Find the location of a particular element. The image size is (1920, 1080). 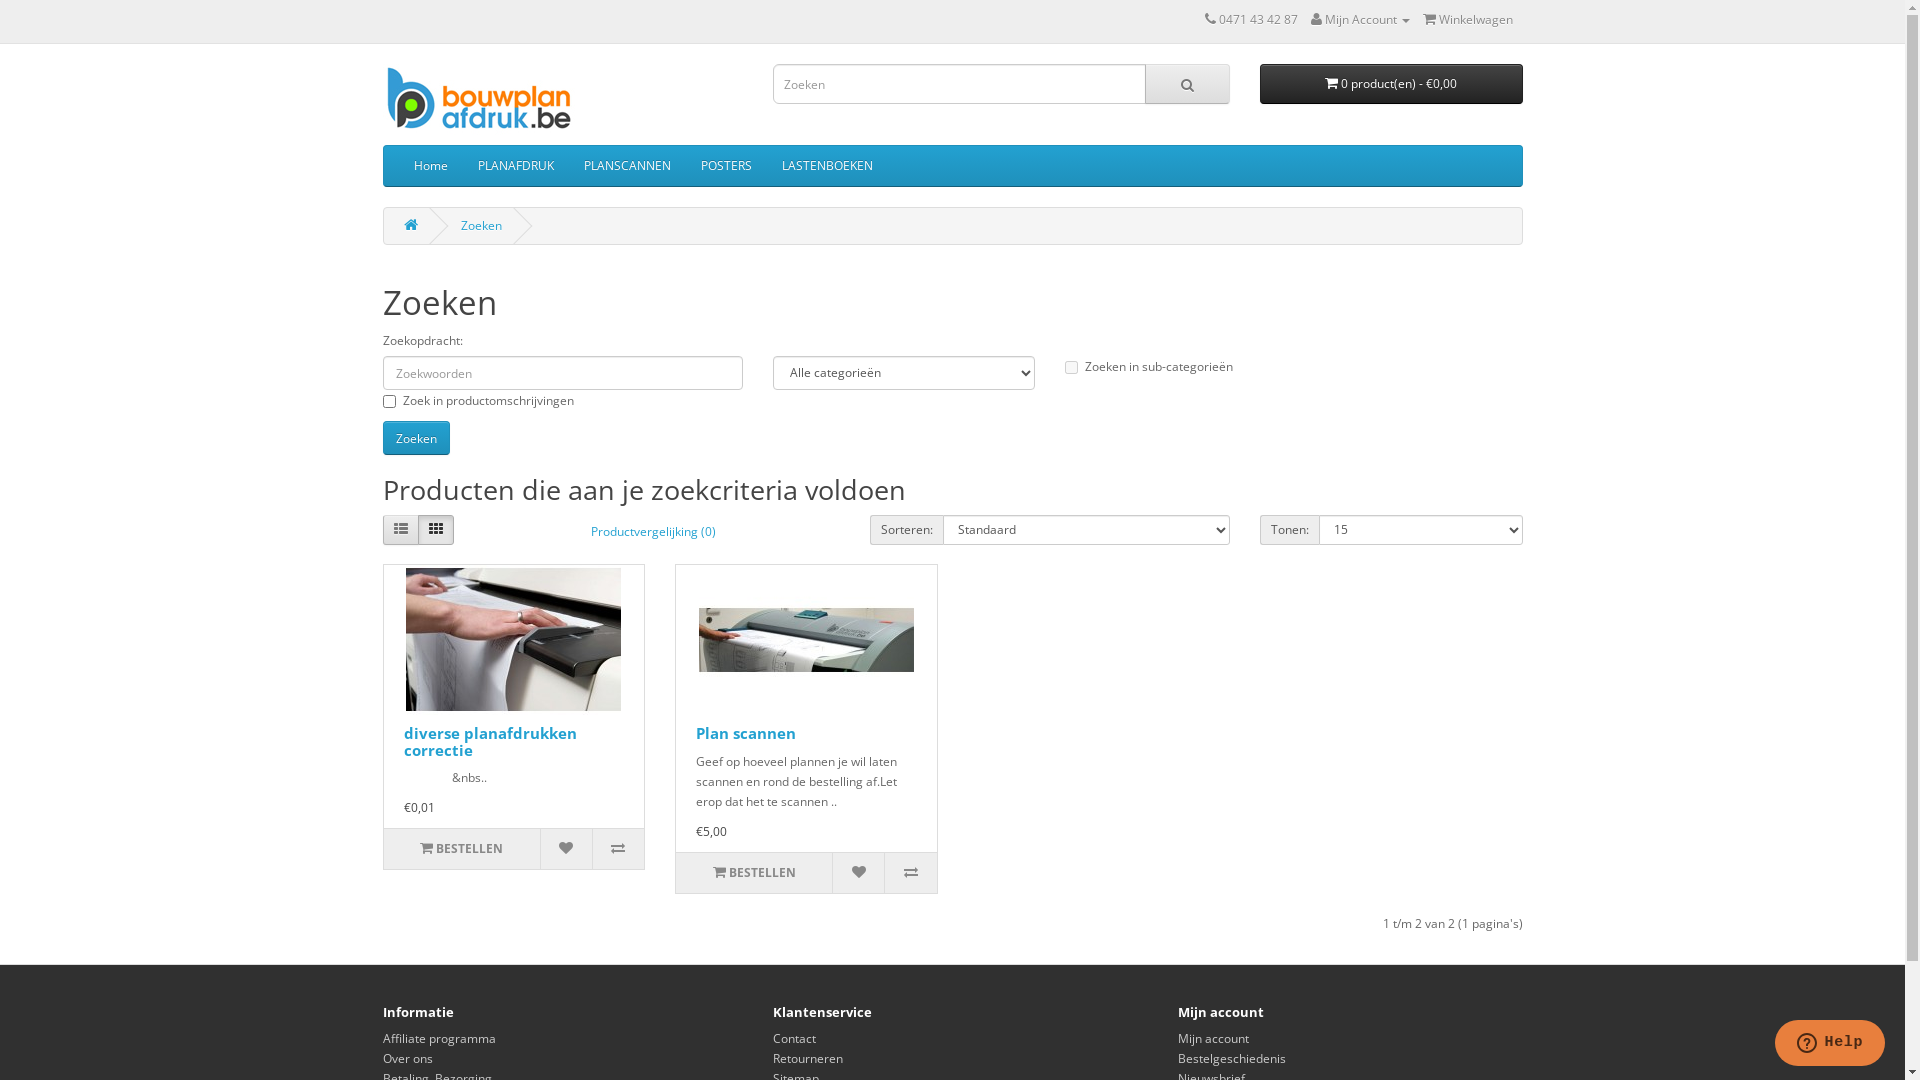

'Affiliate programma' is located at coordinates (382, 1037).